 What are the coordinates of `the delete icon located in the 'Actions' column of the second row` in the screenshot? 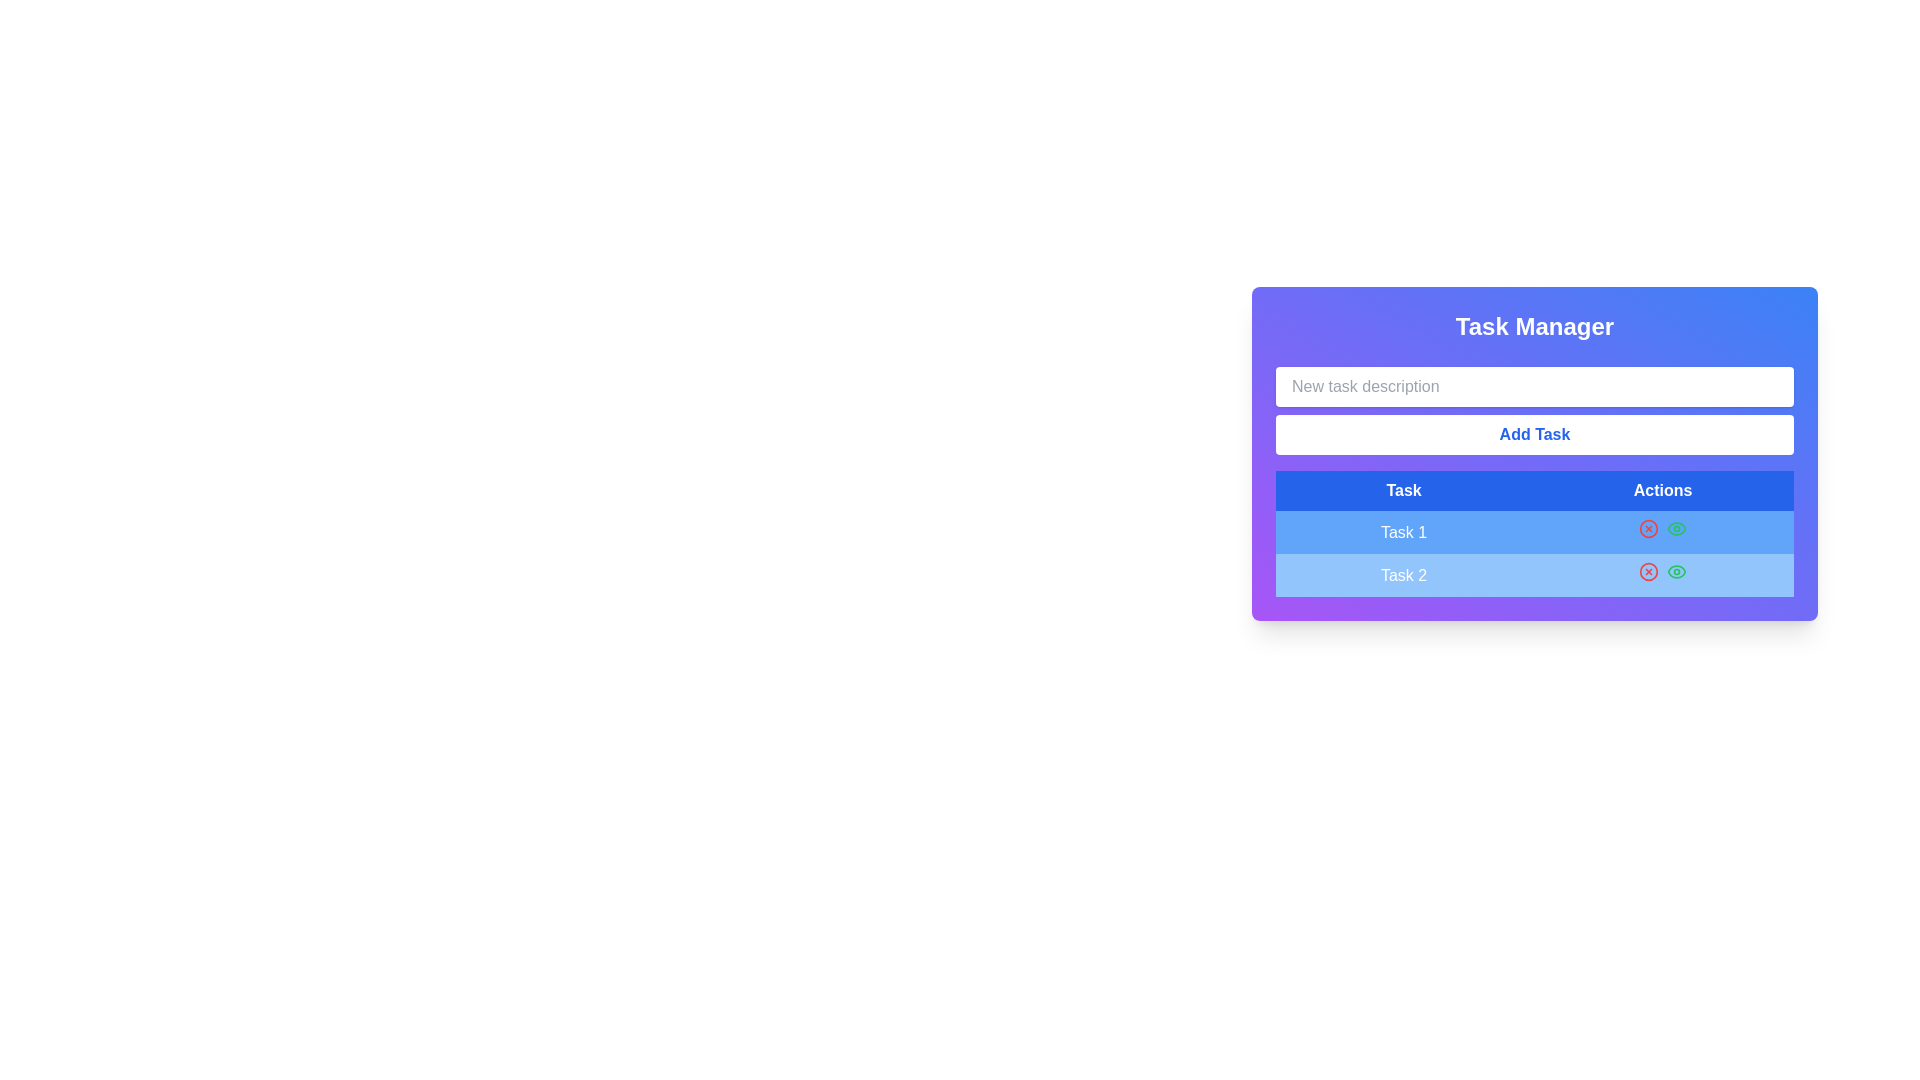 It's located at (1649, 571).